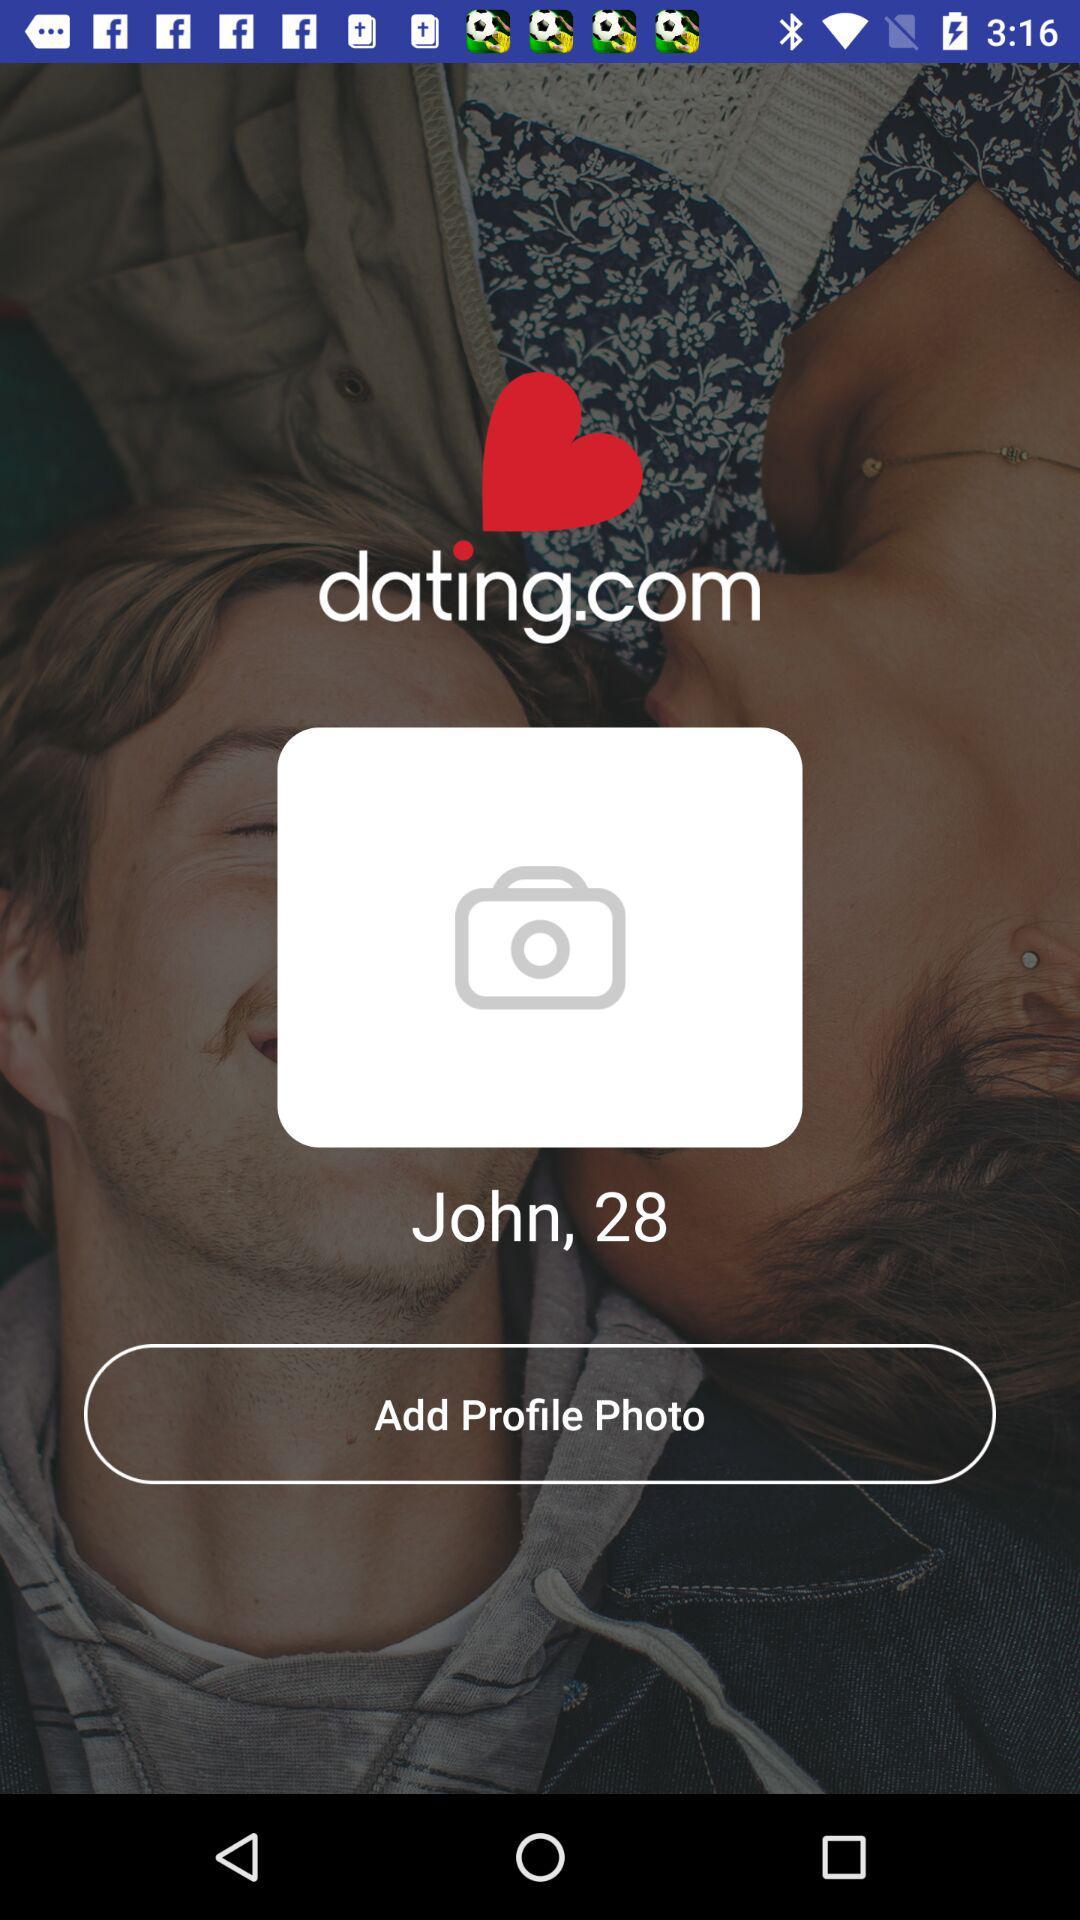 This screenshot has width=1080, height=1920. Describe the element at coordinates (540, 936) in the screenshot. I see `take photo` at that location.